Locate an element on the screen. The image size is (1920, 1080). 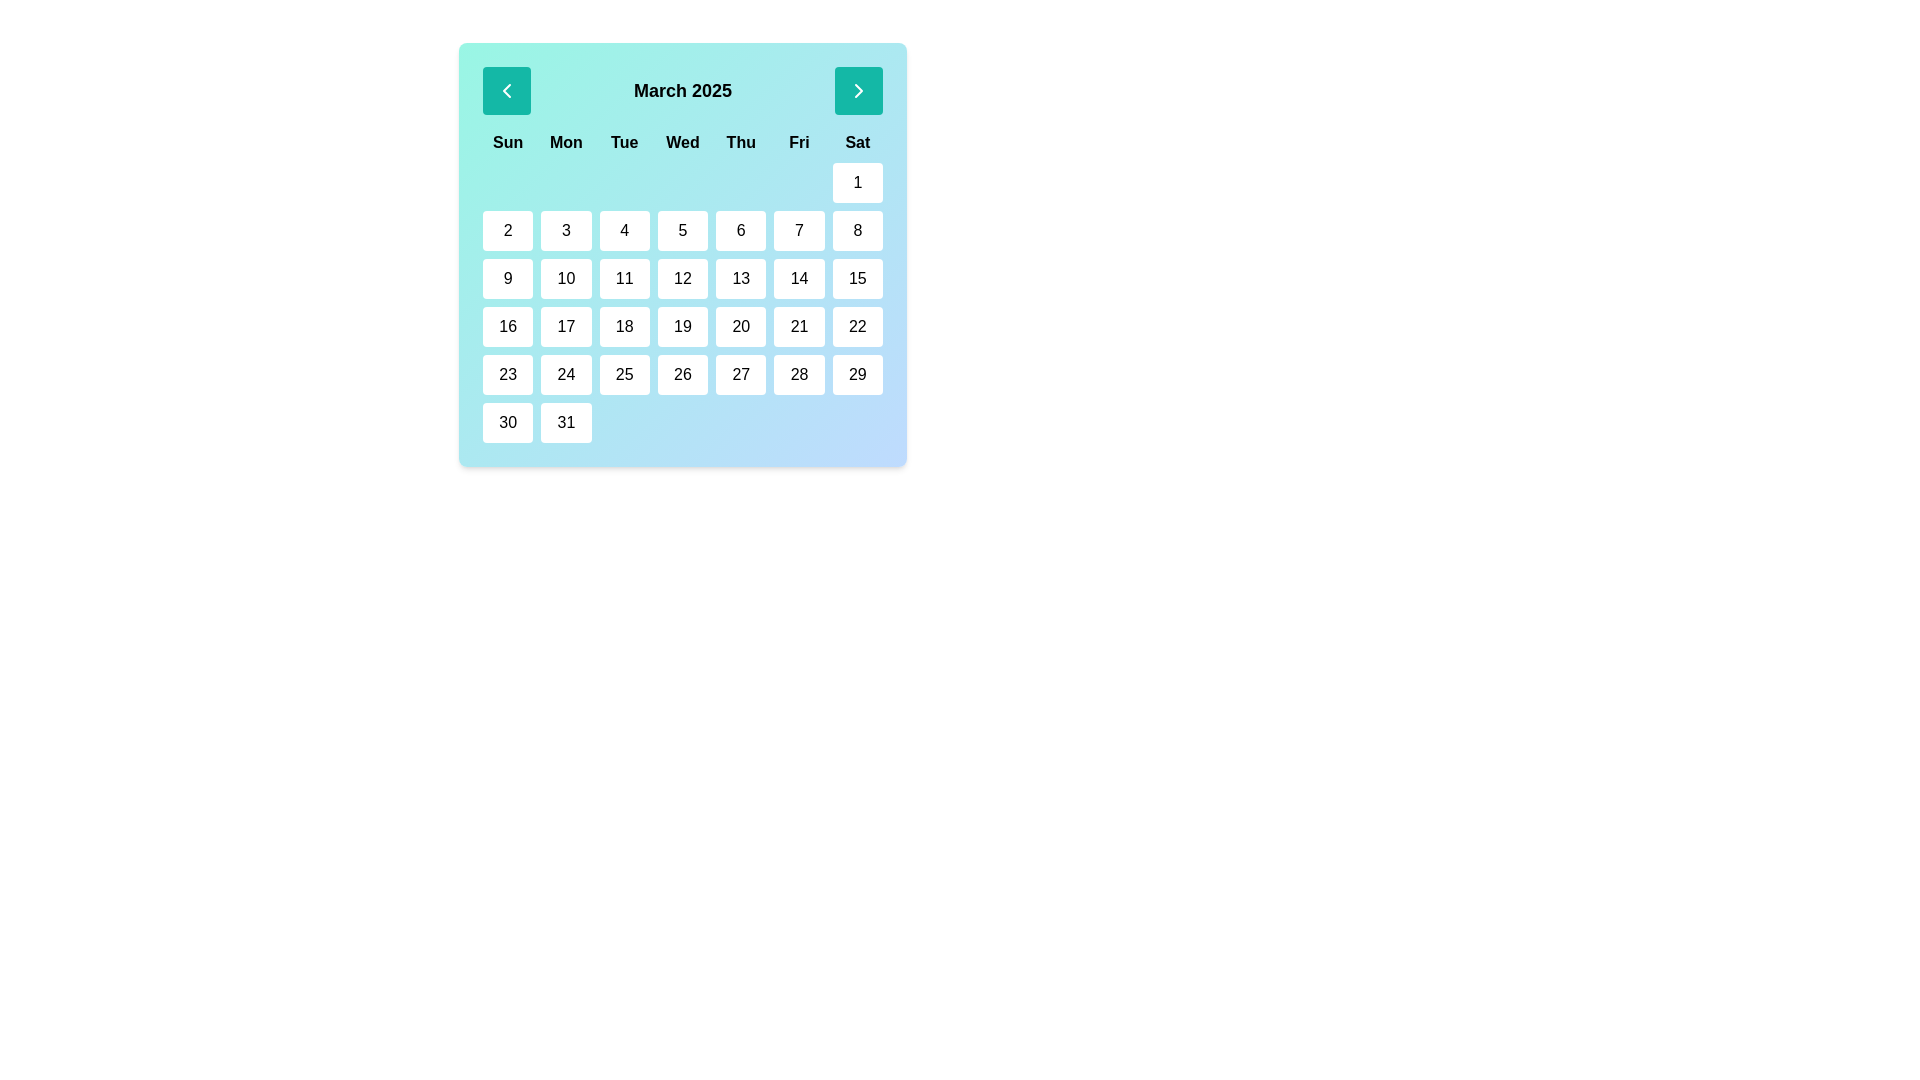
the left-pointing chevron arrow icon, which is part of the navigation interface in the calendar header is located at coordinates (507, 91).